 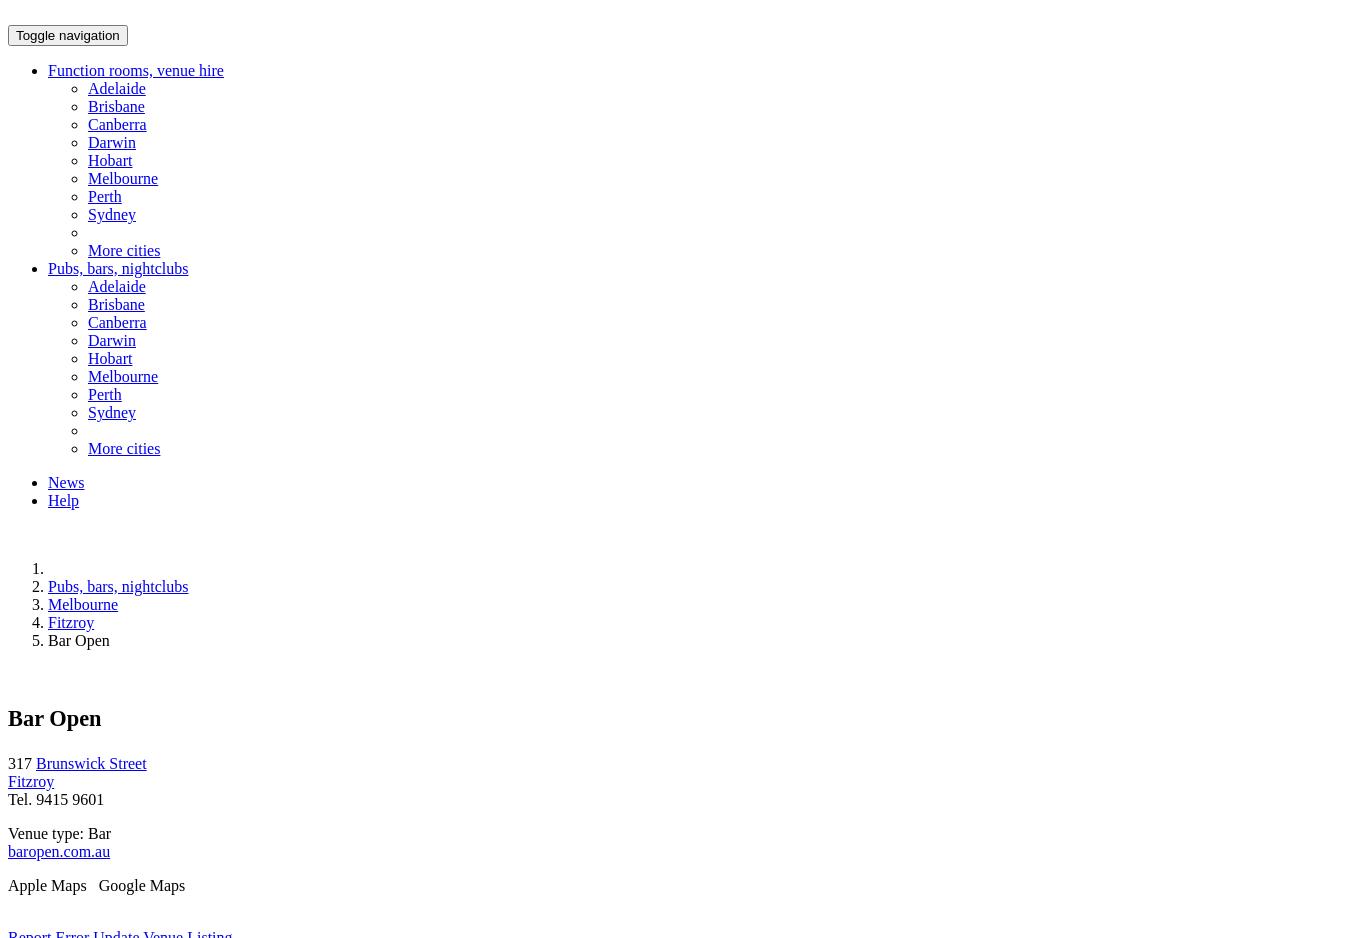 I want to click on 'Google Maps', so click(x=90, y=884).